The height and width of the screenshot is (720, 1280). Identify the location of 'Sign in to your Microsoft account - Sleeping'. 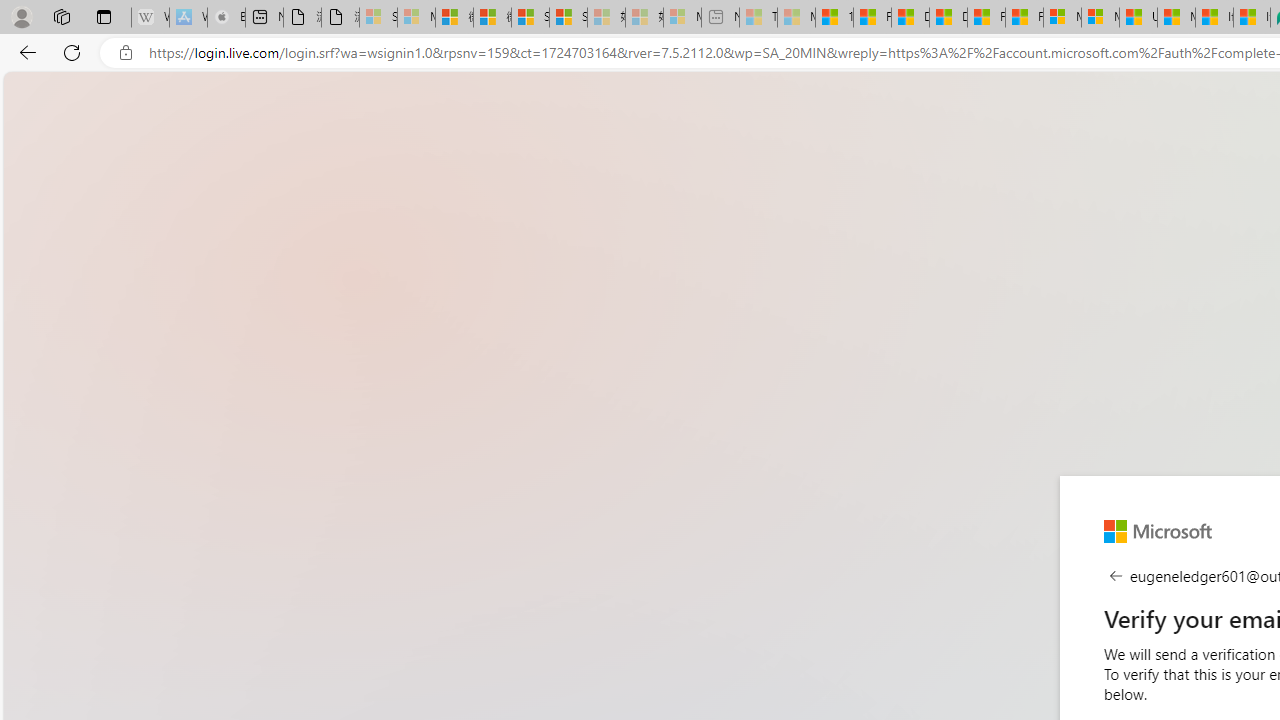
(378, 17).